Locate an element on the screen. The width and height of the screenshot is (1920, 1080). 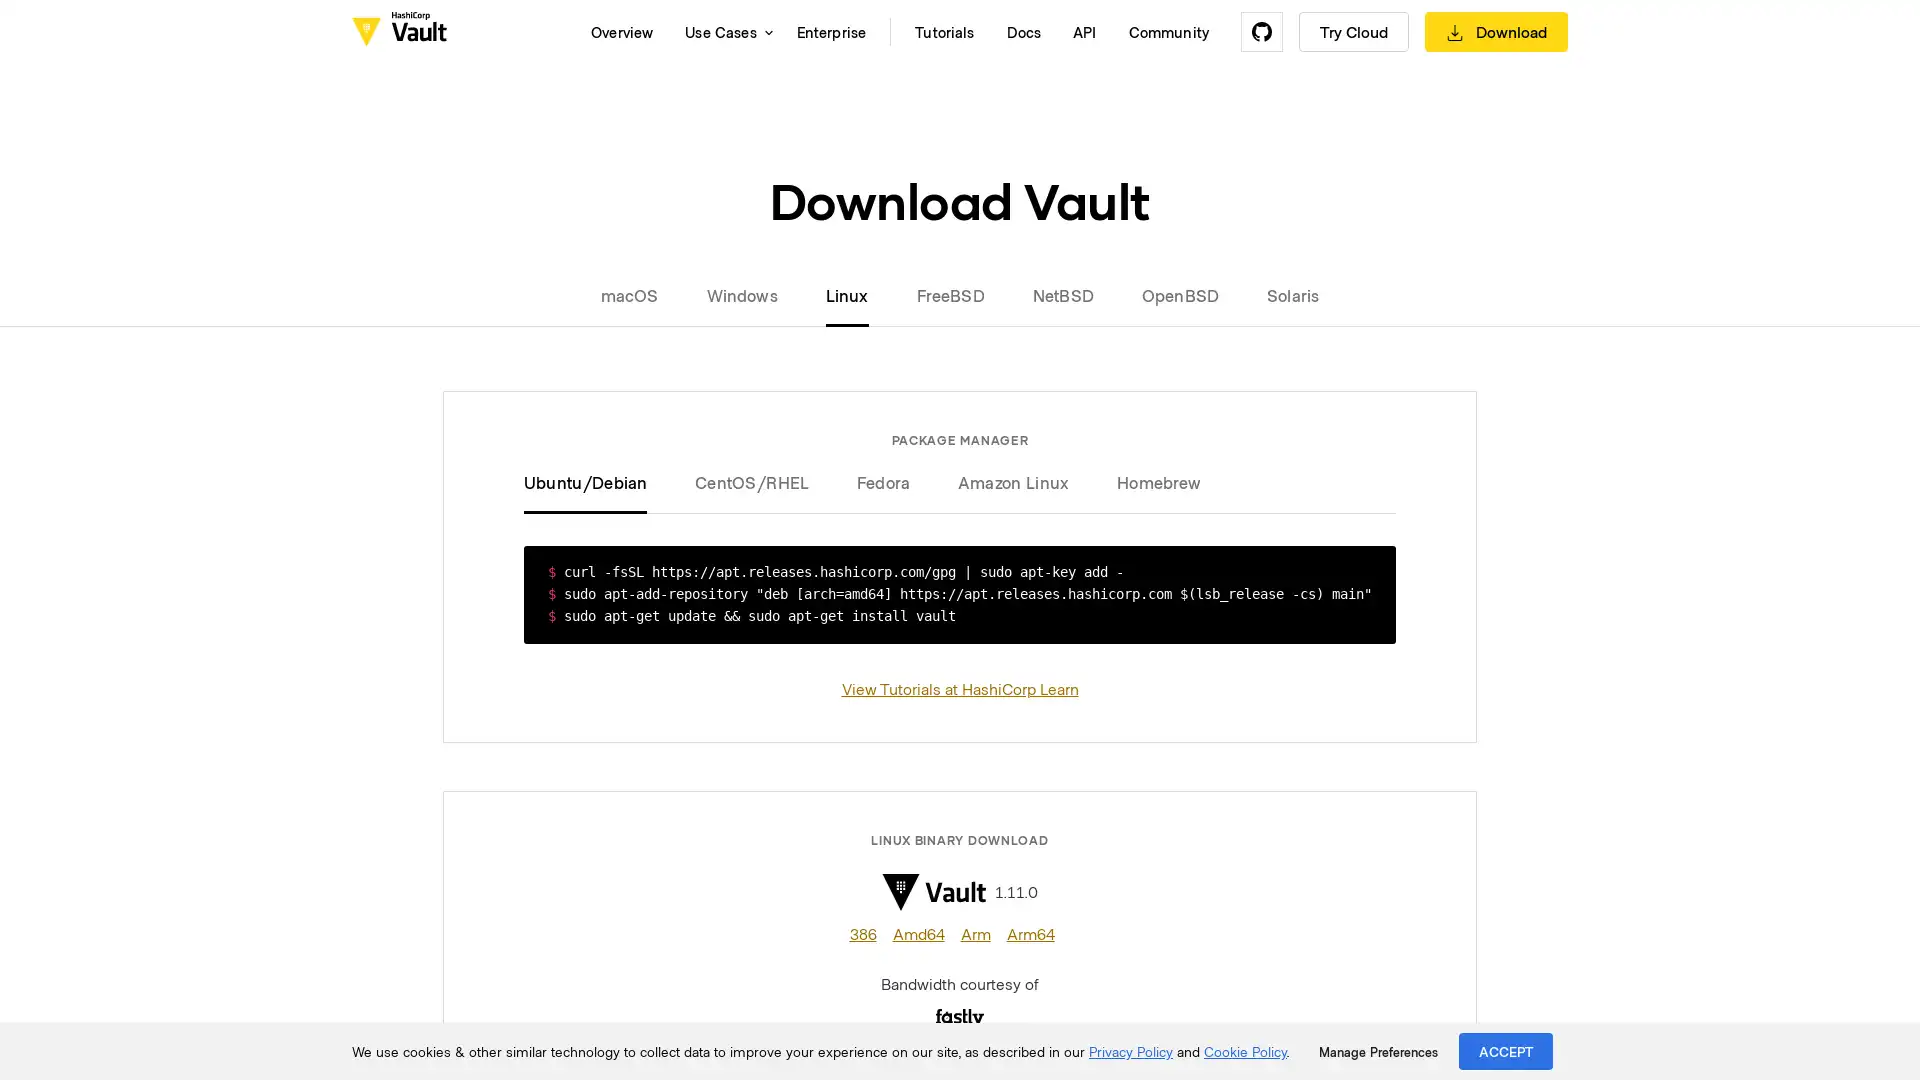
FreeBSD is located at coordinates (949, 294).